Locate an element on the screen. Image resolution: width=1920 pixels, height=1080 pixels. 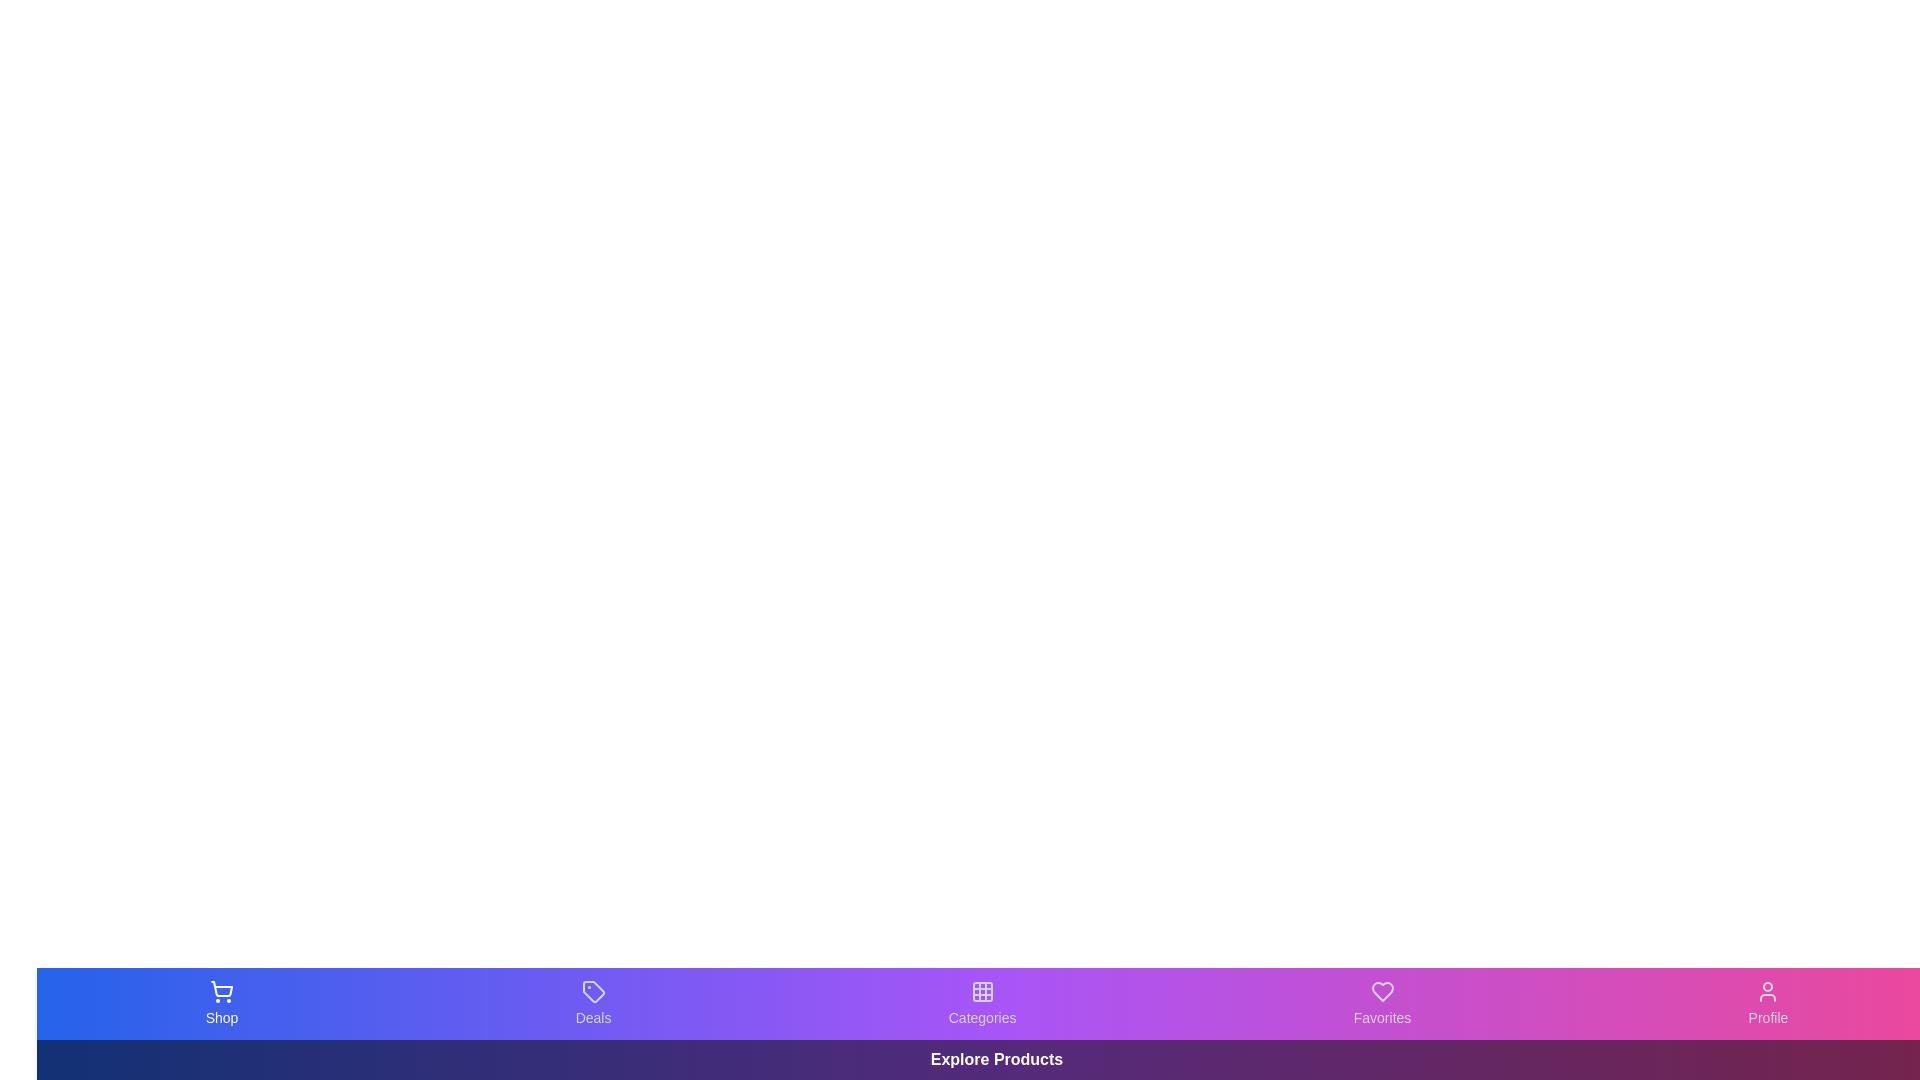
the Favorites tab in the bottom navigation bar is located at coordinates (1381, 1003).